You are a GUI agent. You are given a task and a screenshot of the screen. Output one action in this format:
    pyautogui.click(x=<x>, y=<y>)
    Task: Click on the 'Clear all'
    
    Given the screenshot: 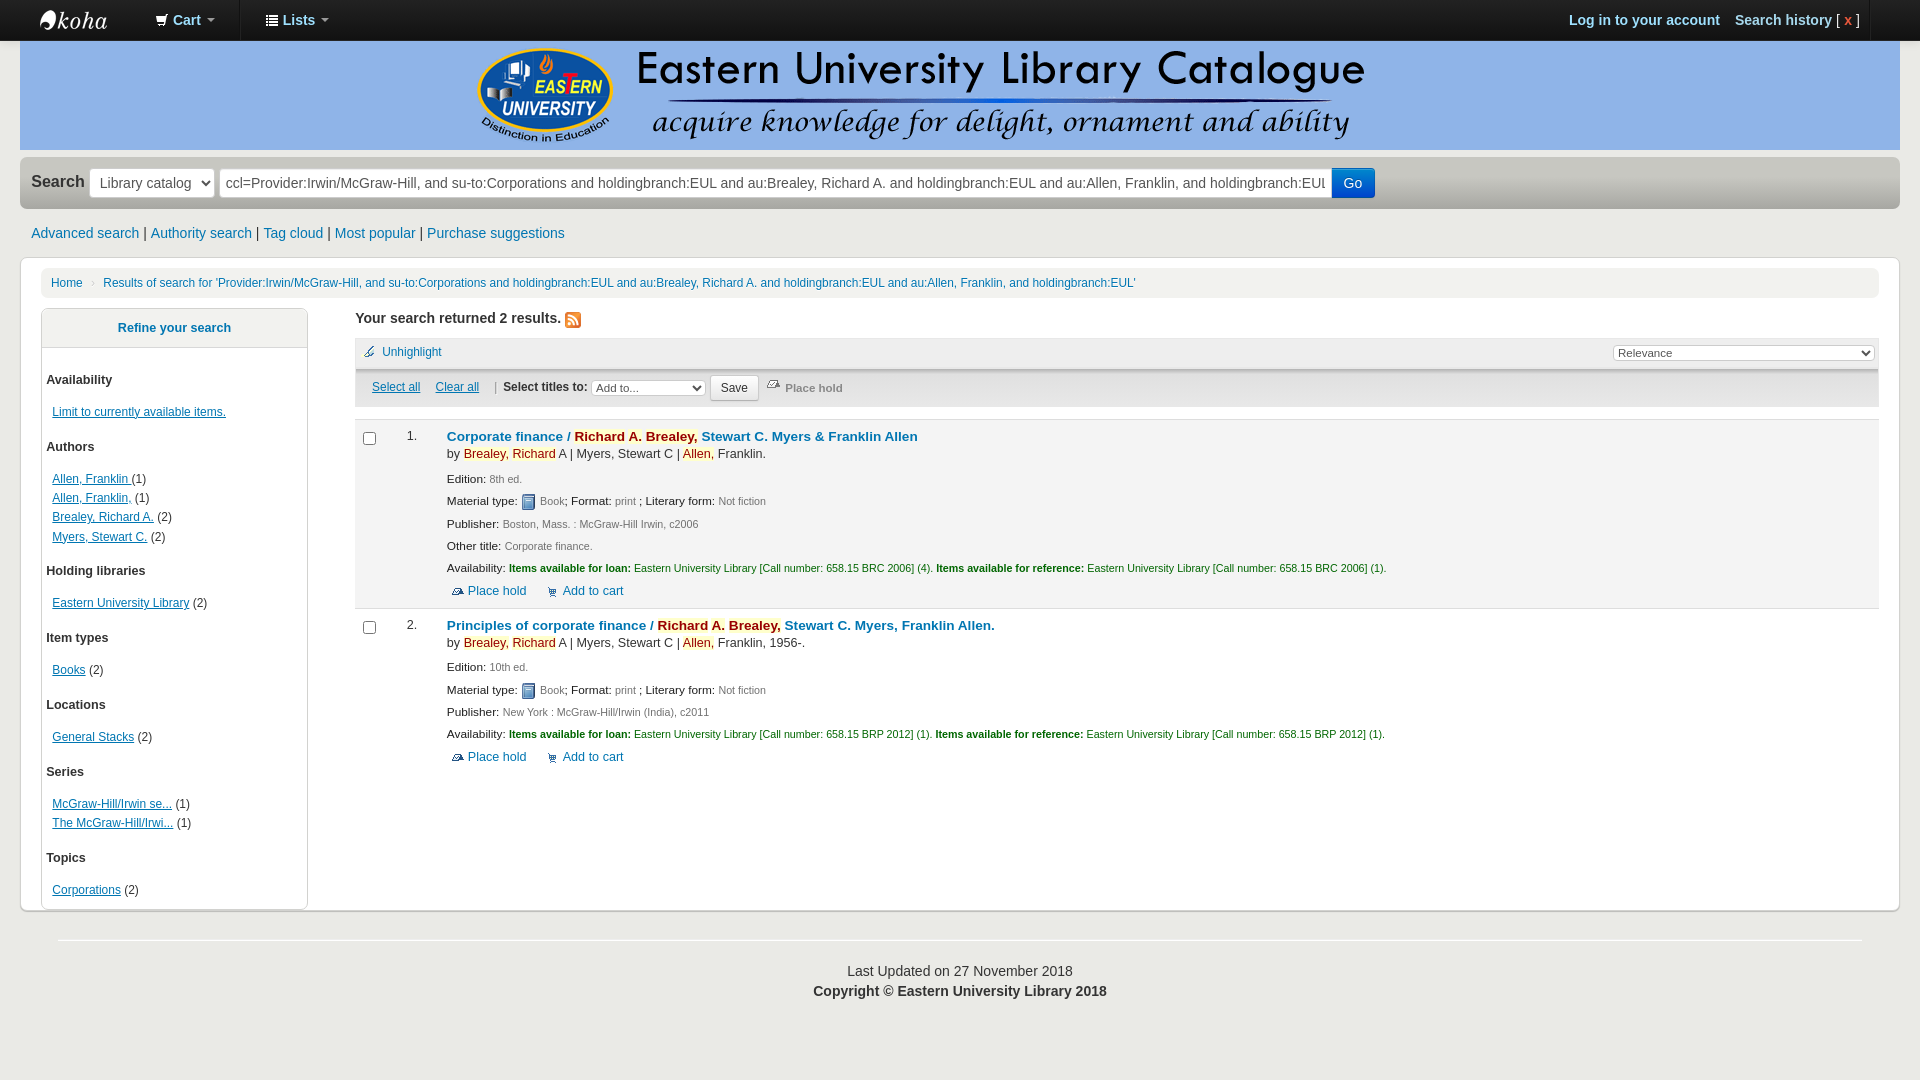 What is the action you would take?
    pyautogui.click(x=456, y=386)
    